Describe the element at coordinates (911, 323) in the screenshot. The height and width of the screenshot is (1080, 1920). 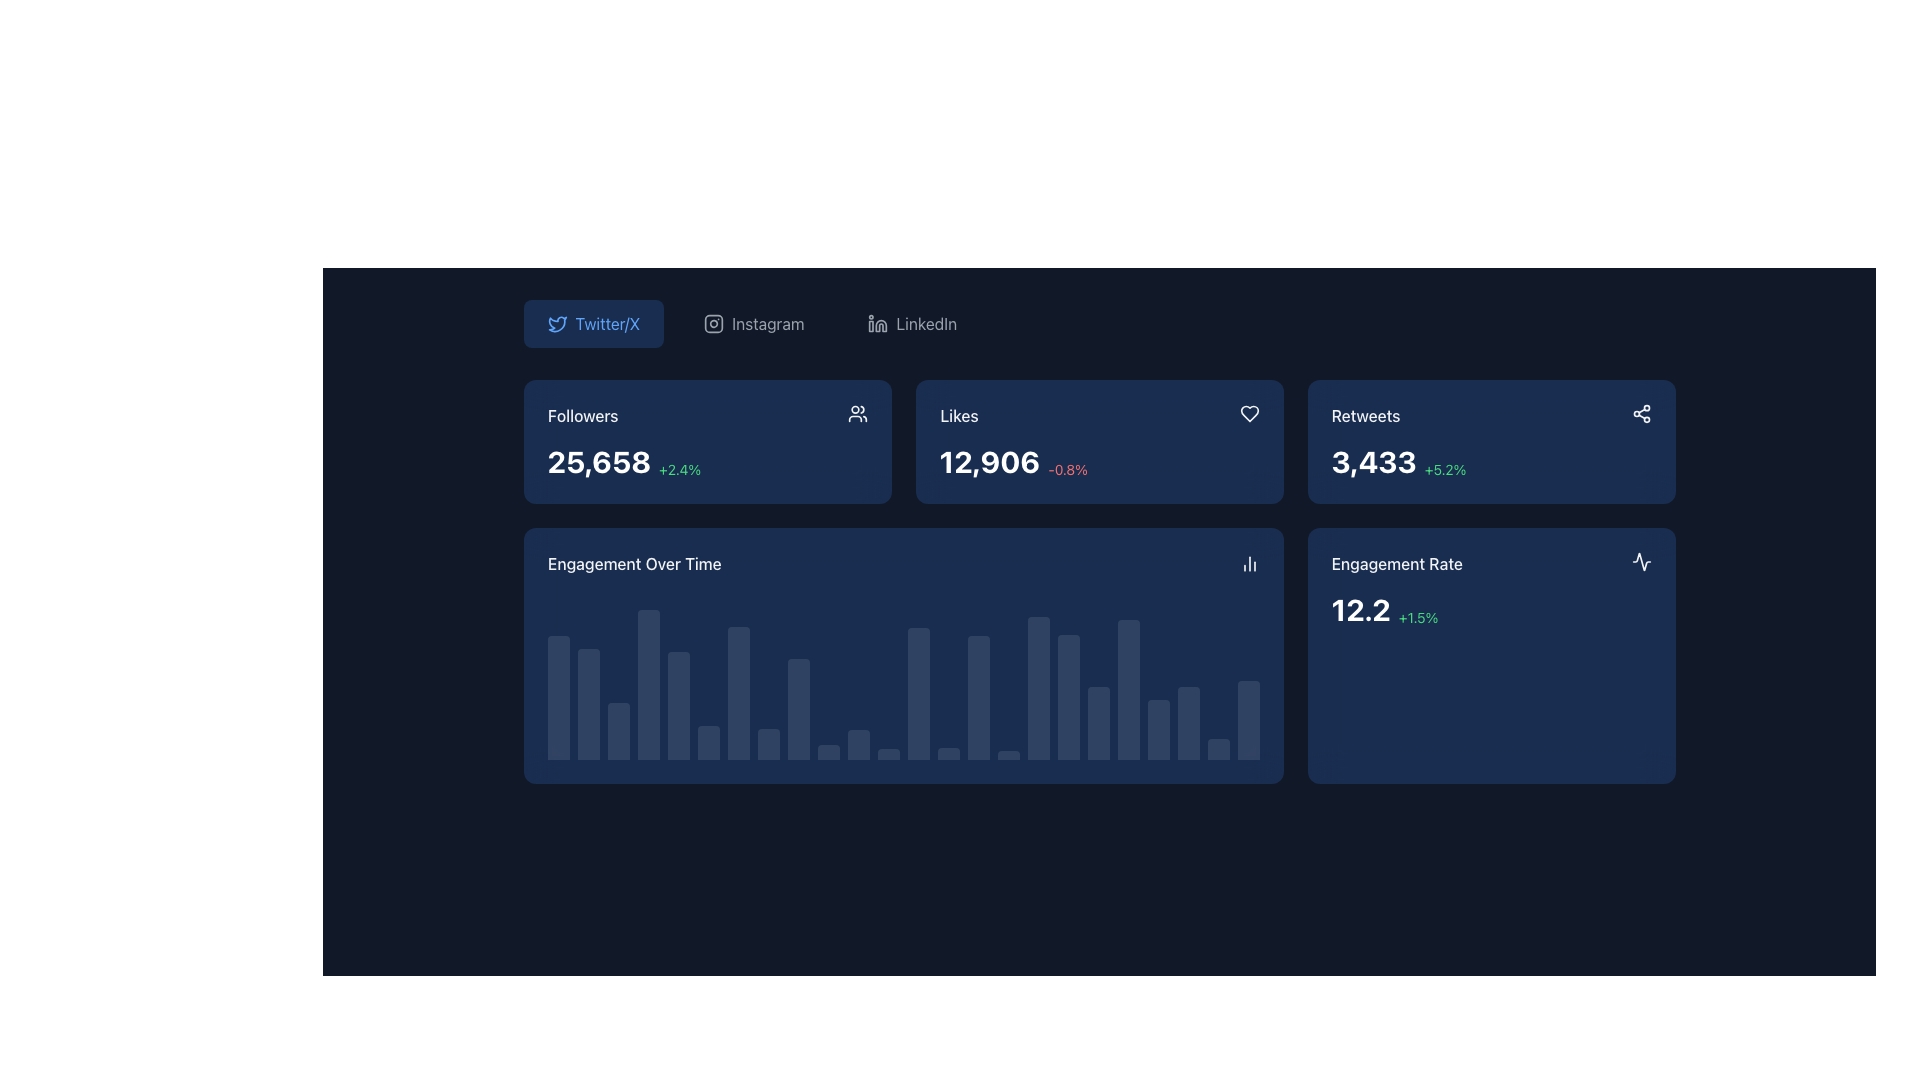
I see `the LinkedIn button located in the top-center portion of the interface, which is the third button in a group after Twitter/X and Instagram buttons` at that location.